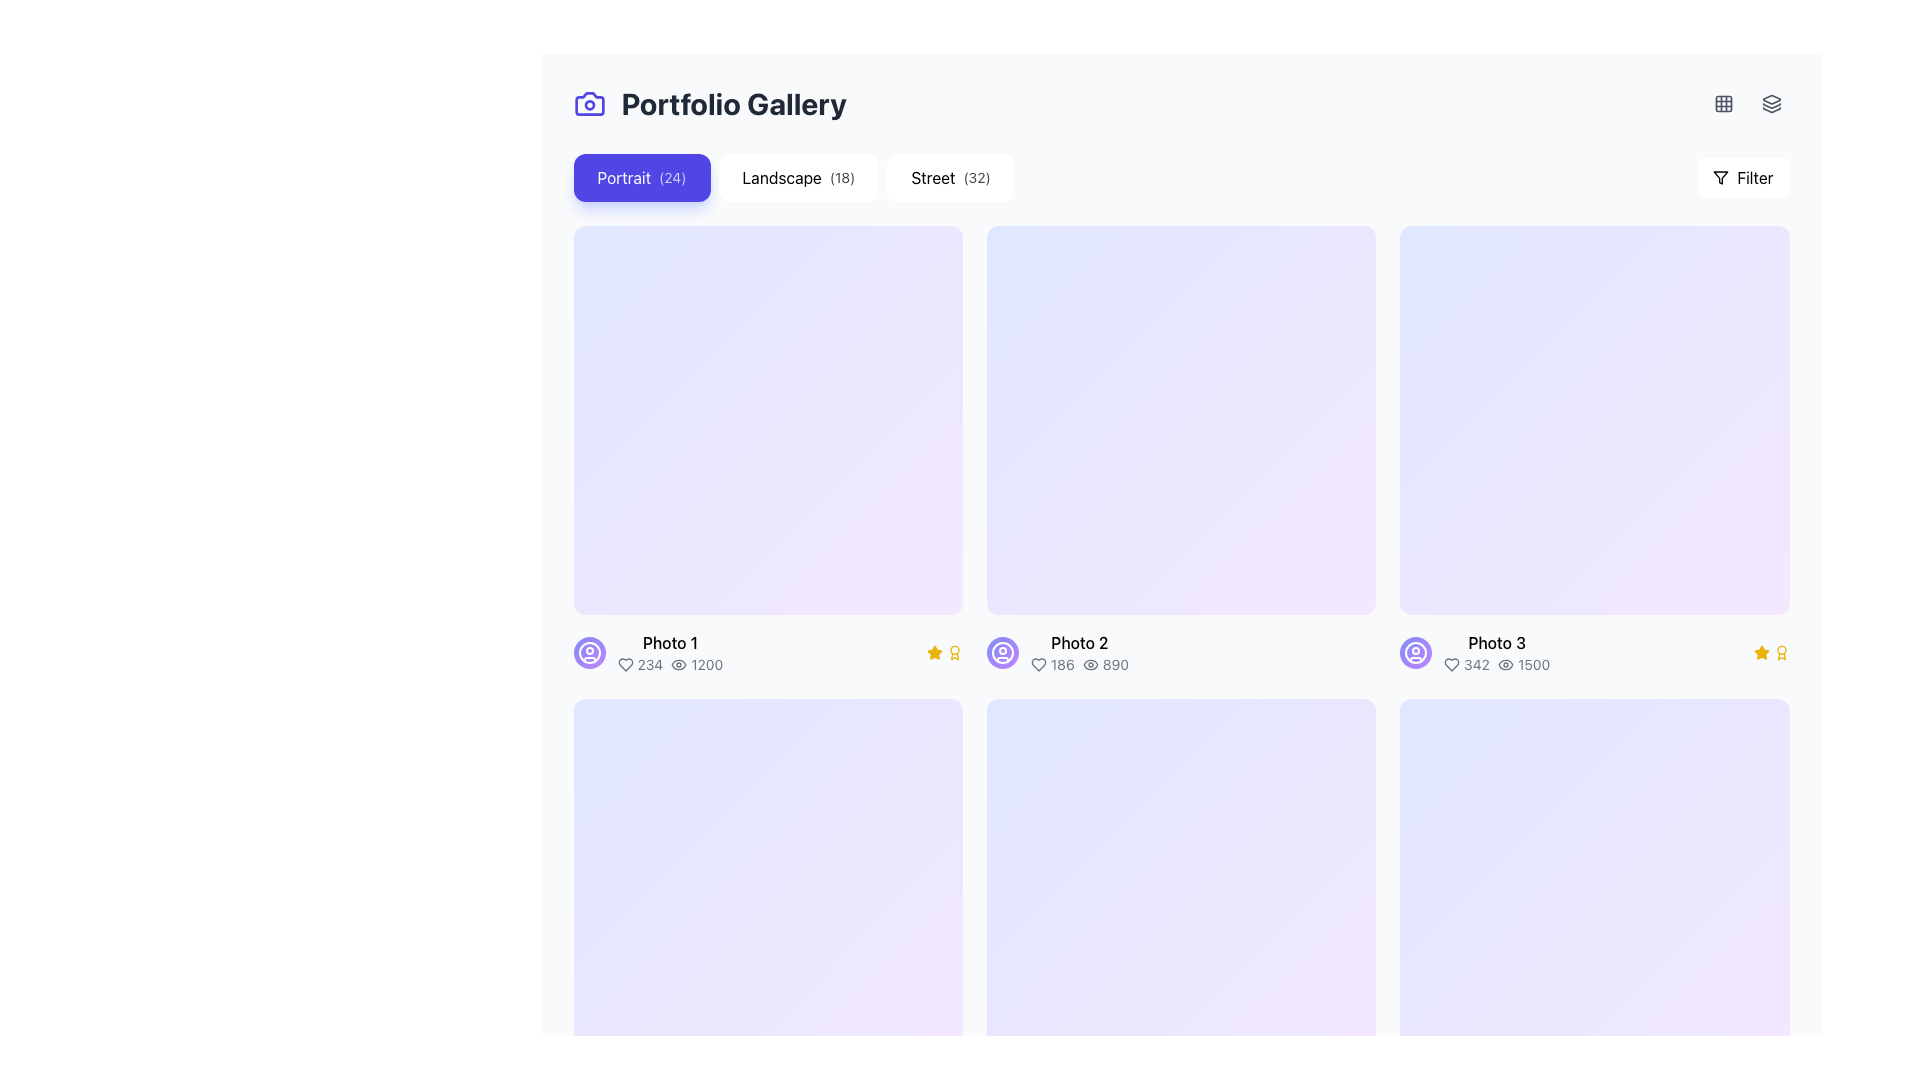  What do you see at coordinates (1593, 419) in the screenshot?
I see `the status signified by the small graphical icon resembling an outline of a book with a bookmark, located in the top portion of the tile labeled 'Photo 3'` at bounding box center [1593, 419].